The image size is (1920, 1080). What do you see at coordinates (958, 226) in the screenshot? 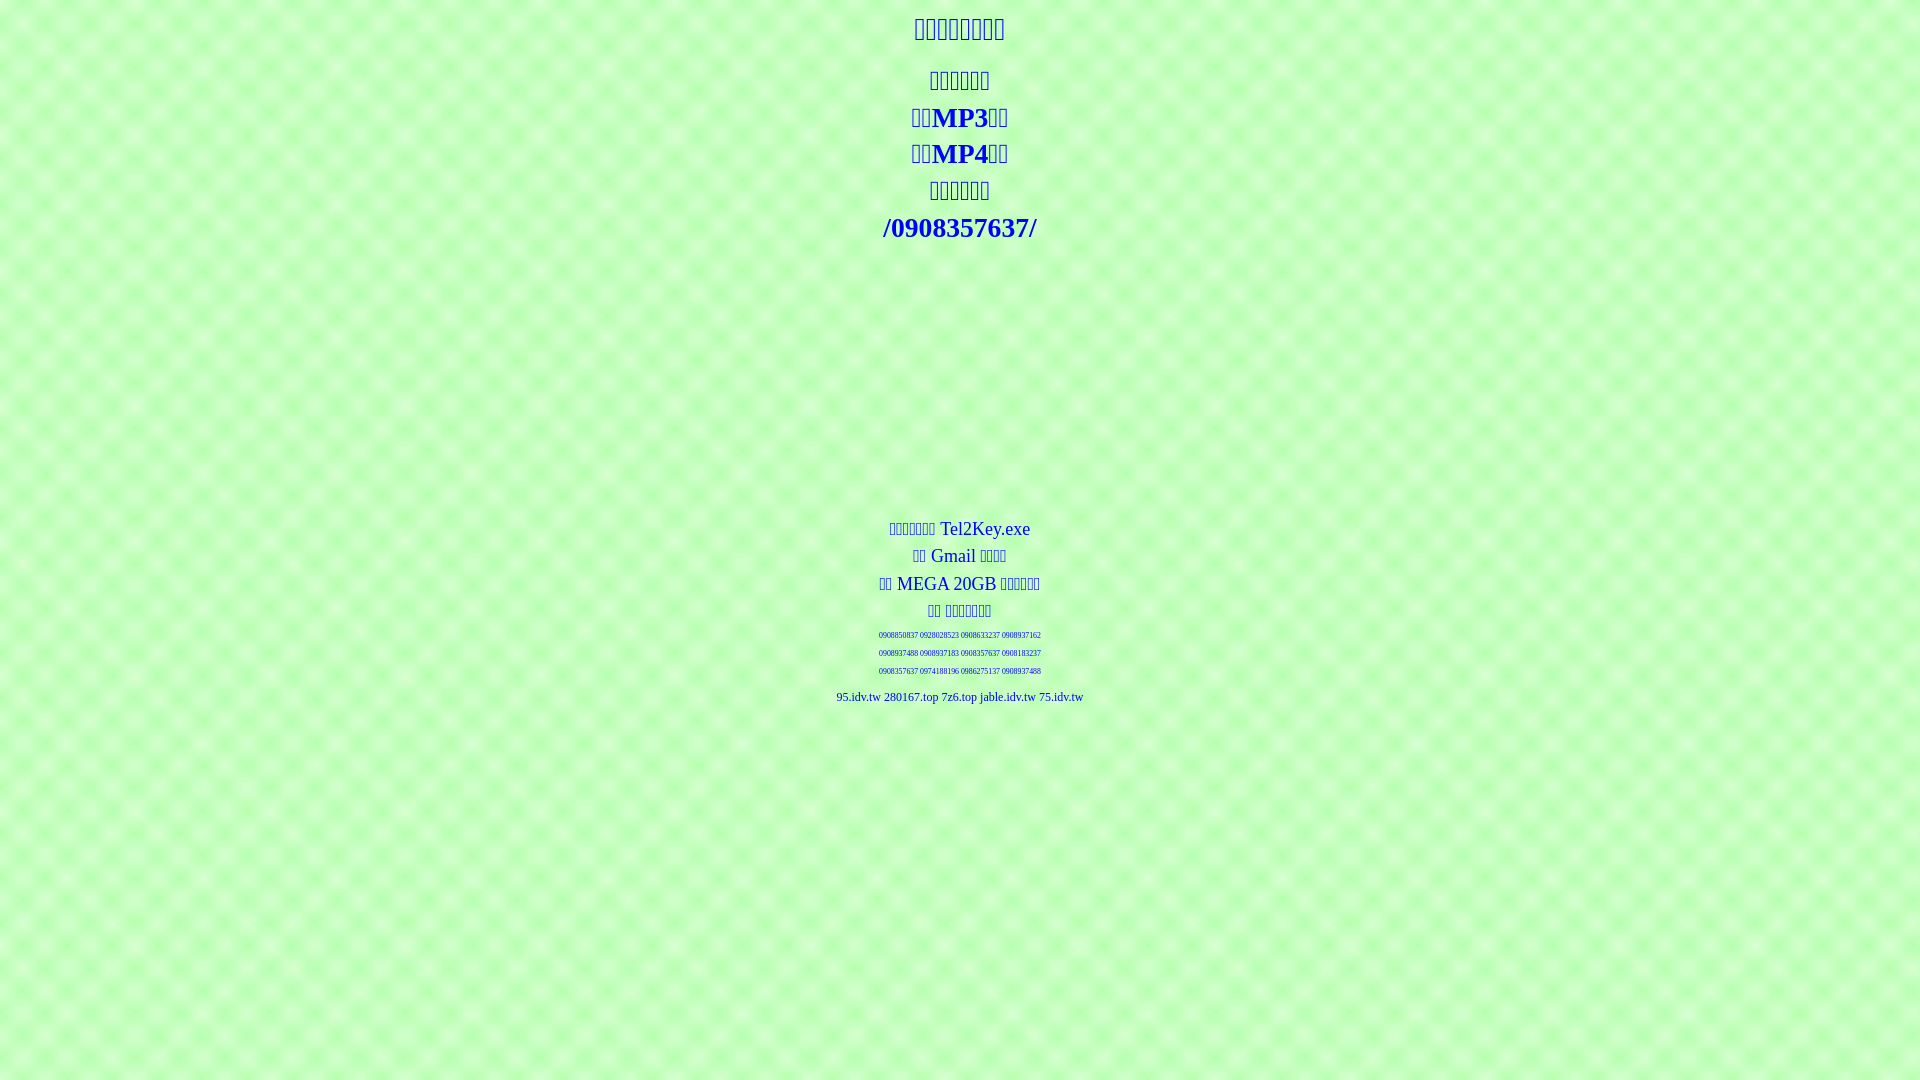
I see `'/0908357637/'` at bounding box center [958, 226].